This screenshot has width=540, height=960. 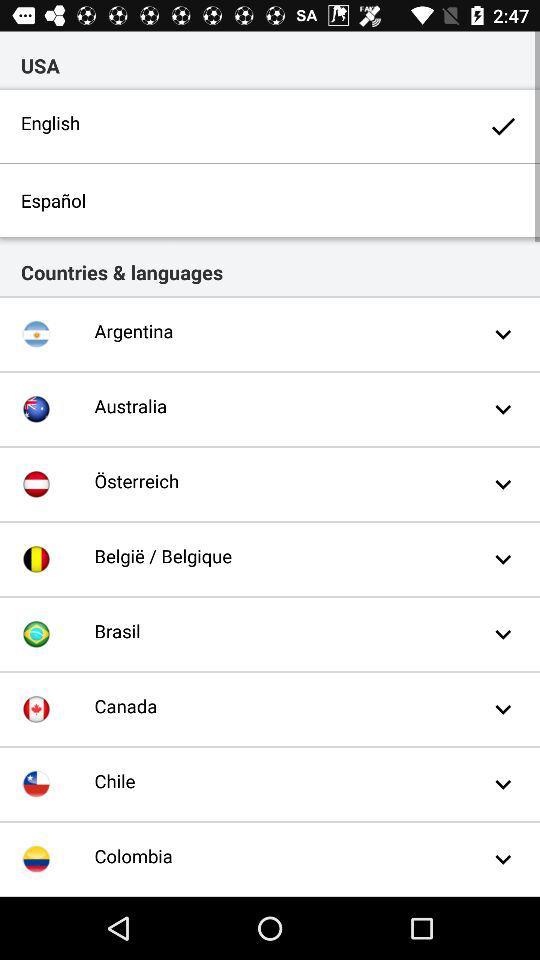 I want to click on the english icon, so click(x=270, y=125).